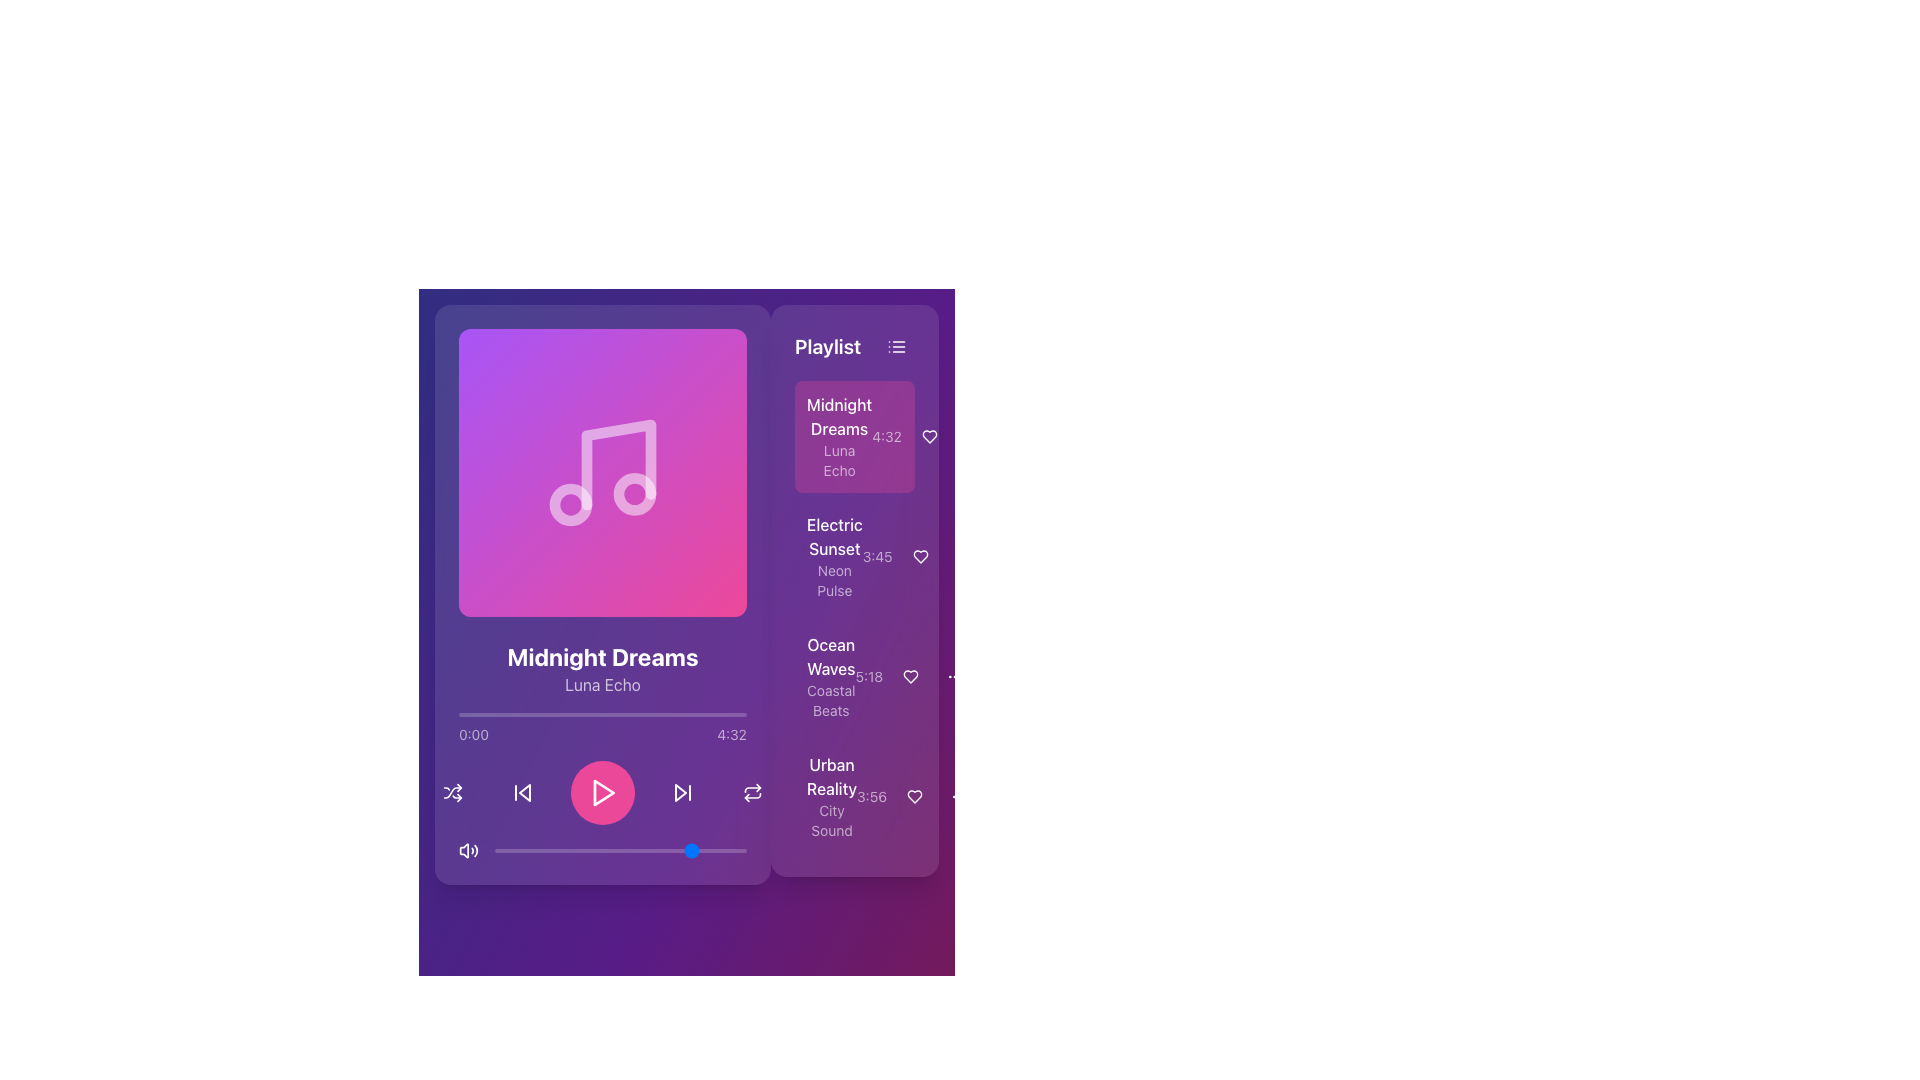 The width and height of the screenshot is (1920, 1080). Describe the element at coordinates (524, 792) in the screenshot. I see `the leftward pointing triangle icon within the skip-backward control` at that location.